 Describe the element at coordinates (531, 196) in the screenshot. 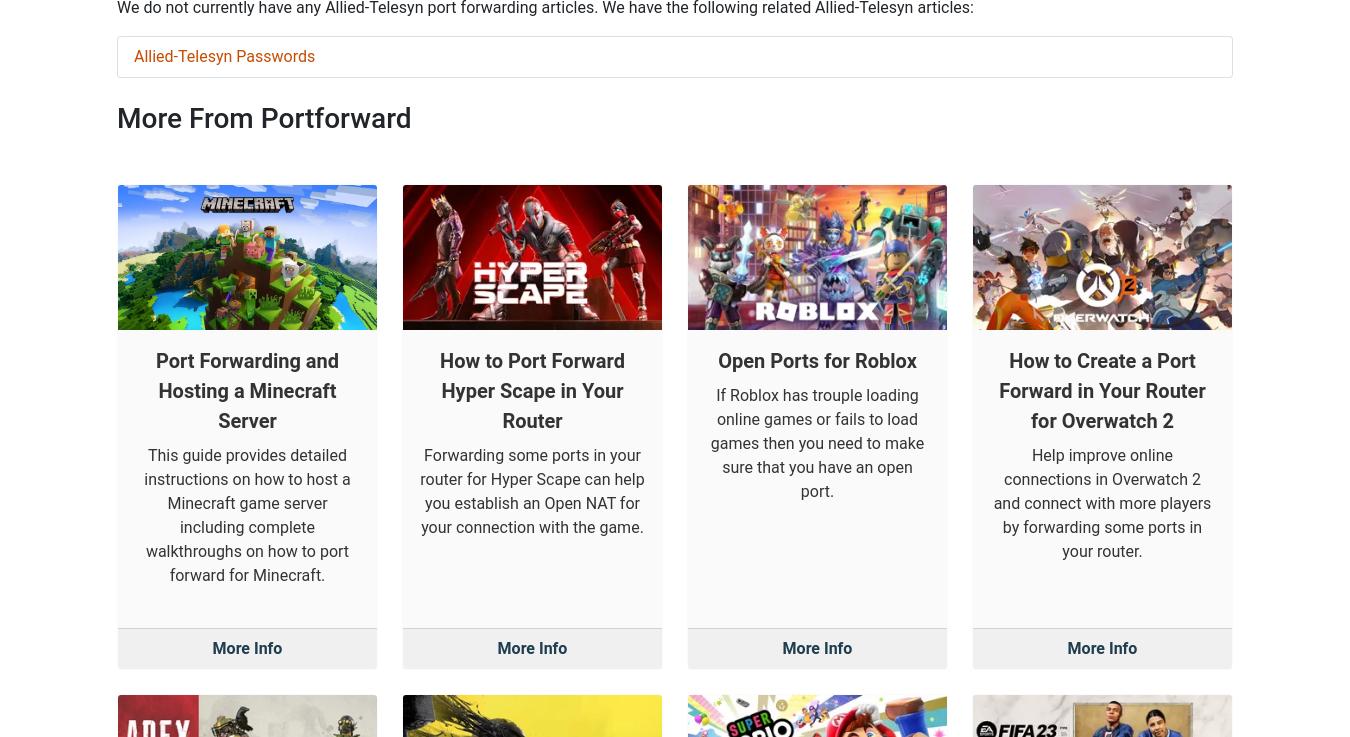

I see `'How to Port Forward Hyper Scape in Your Router'` at that location.